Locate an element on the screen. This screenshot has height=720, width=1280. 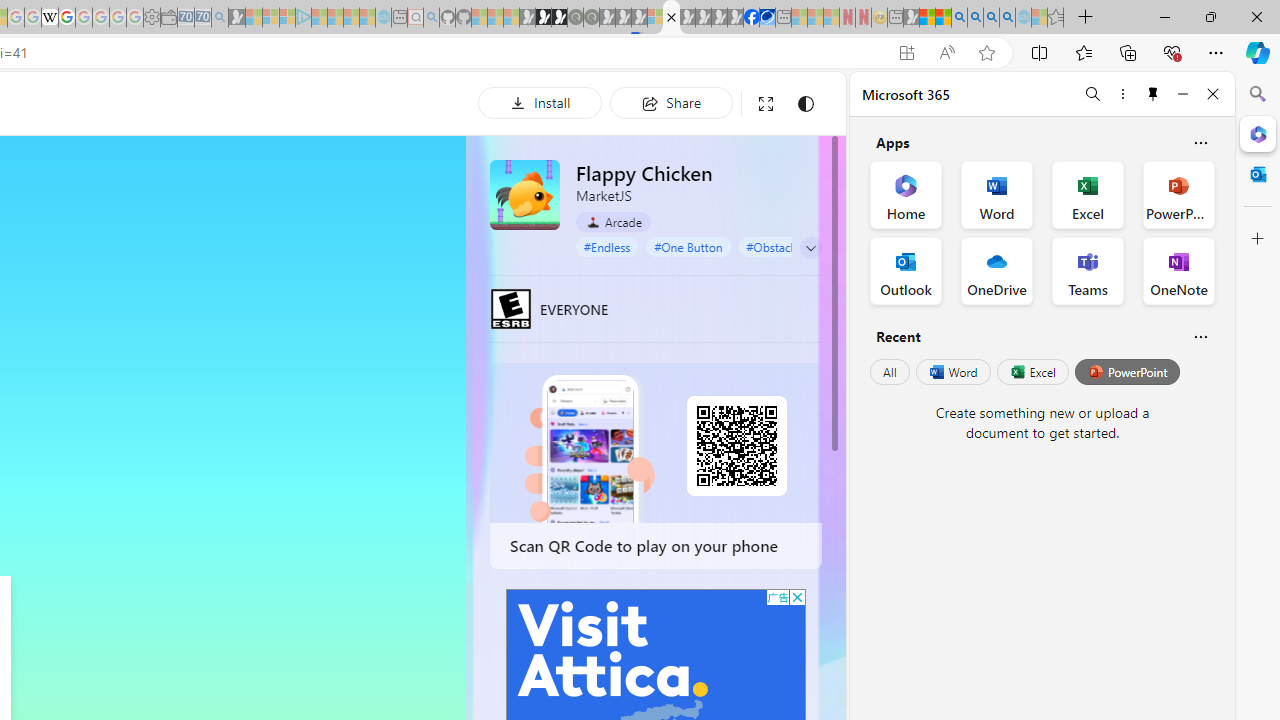
'Favorites - Sleeping' is located at coordinates (1055, 17).